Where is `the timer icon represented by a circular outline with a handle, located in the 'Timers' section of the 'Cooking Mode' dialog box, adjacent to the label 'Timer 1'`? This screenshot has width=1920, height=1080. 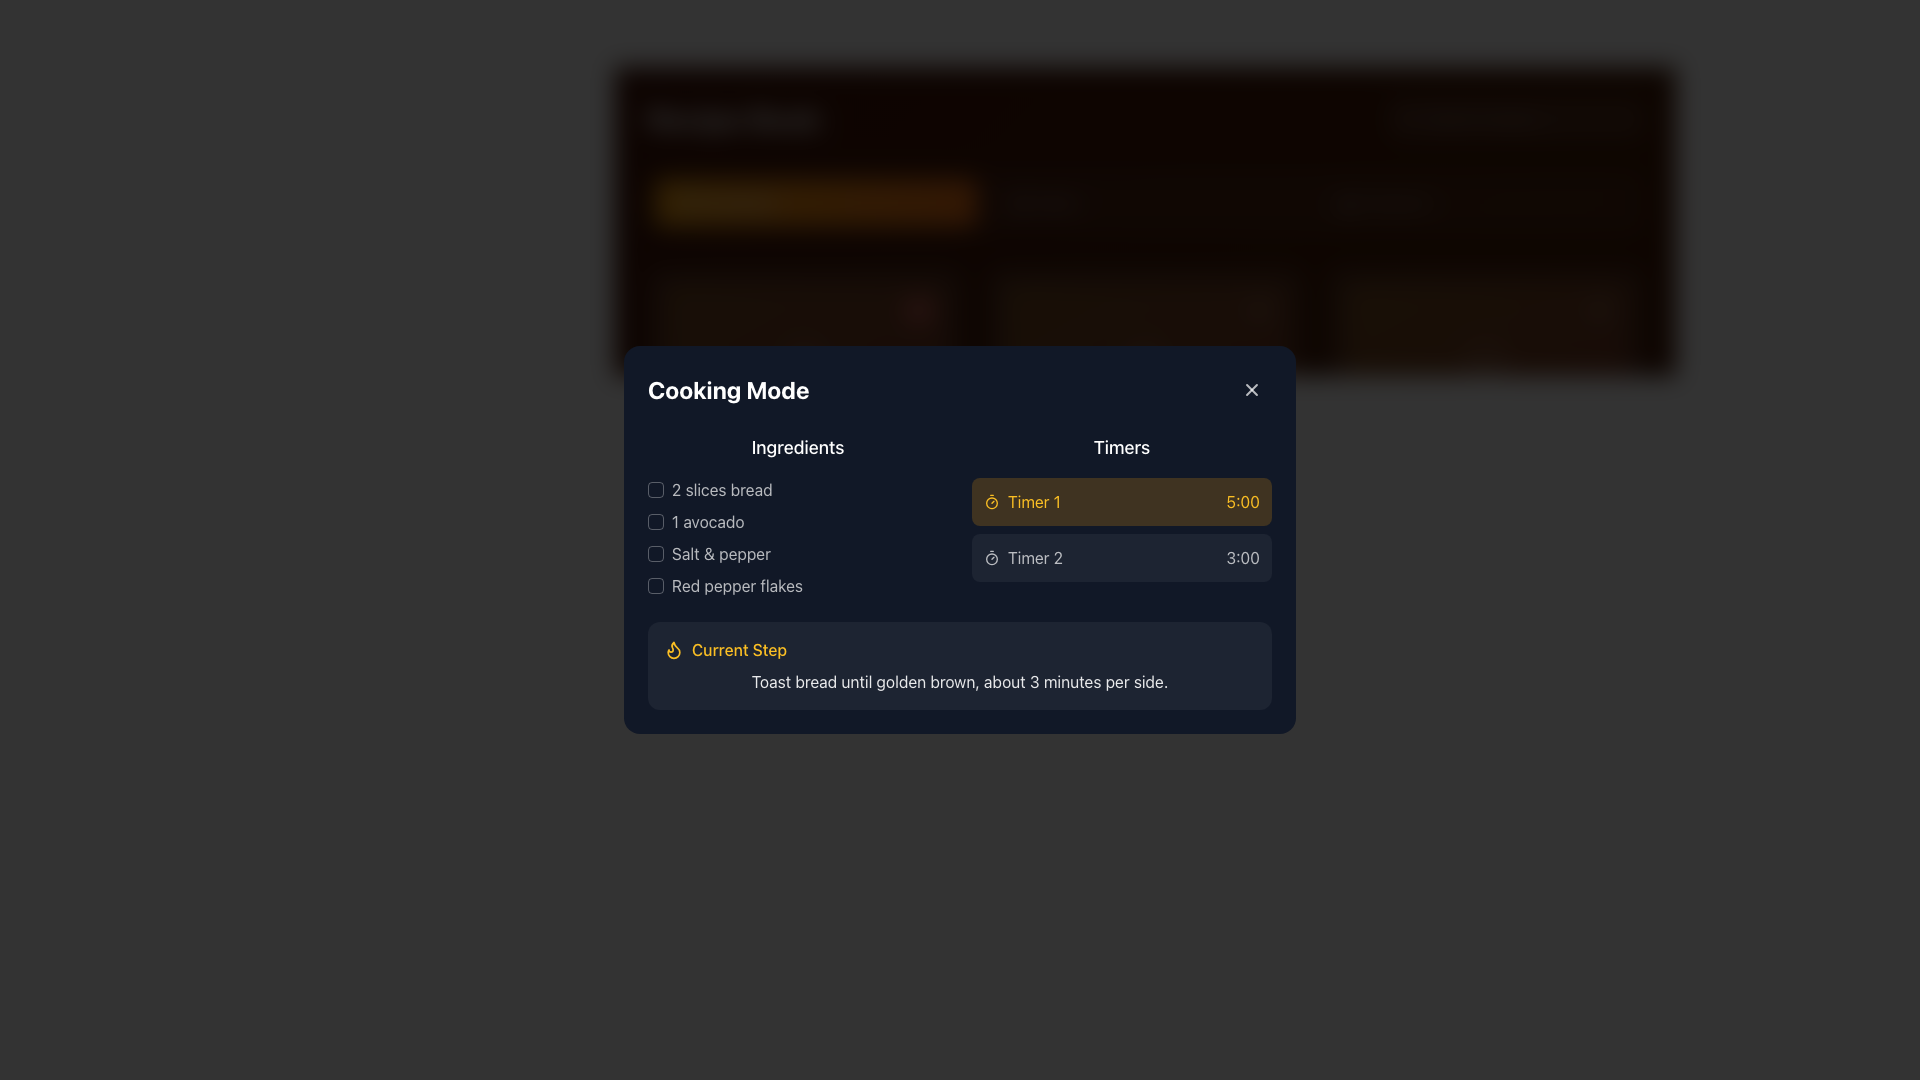 the timer icon represented by a circular outline with a handle, located in the 'Timers' section of the 'Cooking Mode' dialog box, adjacent to the label 'Timer 1' is located at coordinates (992, 500).